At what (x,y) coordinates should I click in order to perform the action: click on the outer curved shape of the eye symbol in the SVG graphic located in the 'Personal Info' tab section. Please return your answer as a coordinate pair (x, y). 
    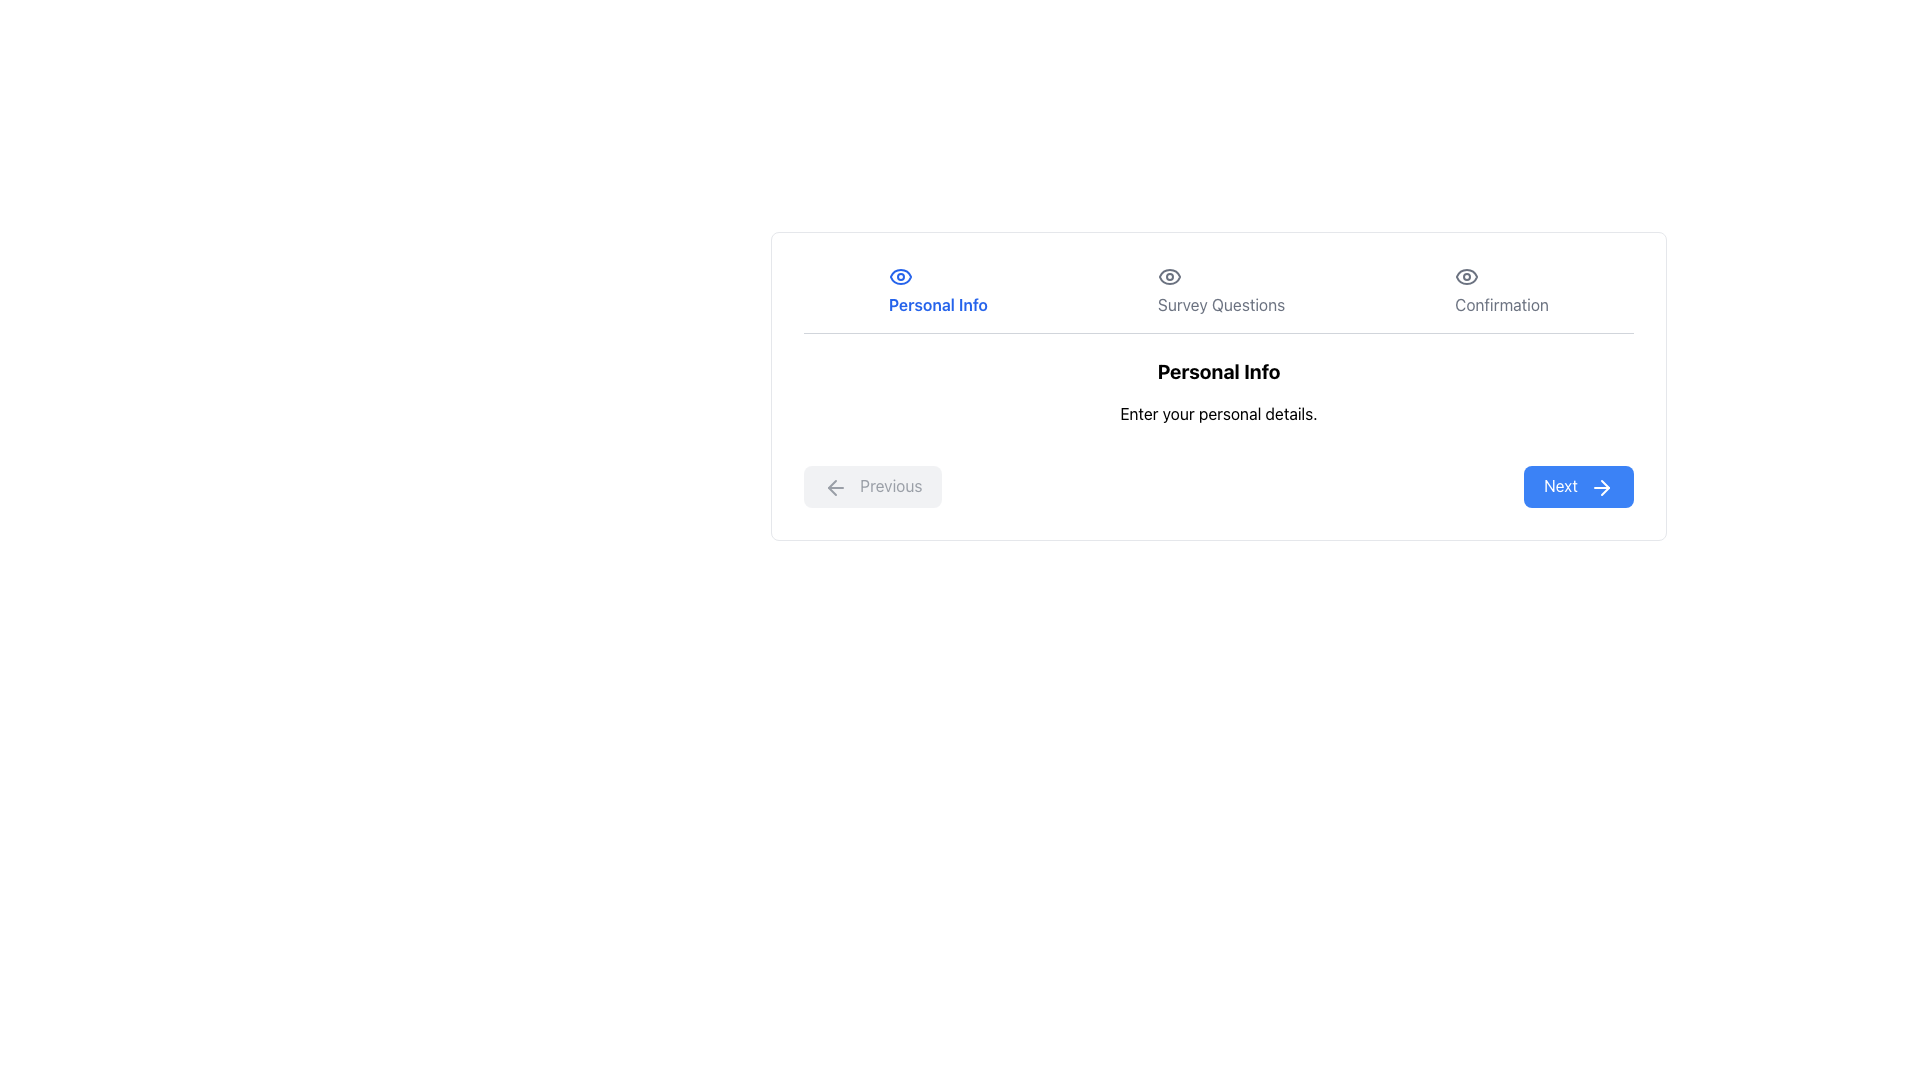
    Looking at the image, I should click on (900, 277).